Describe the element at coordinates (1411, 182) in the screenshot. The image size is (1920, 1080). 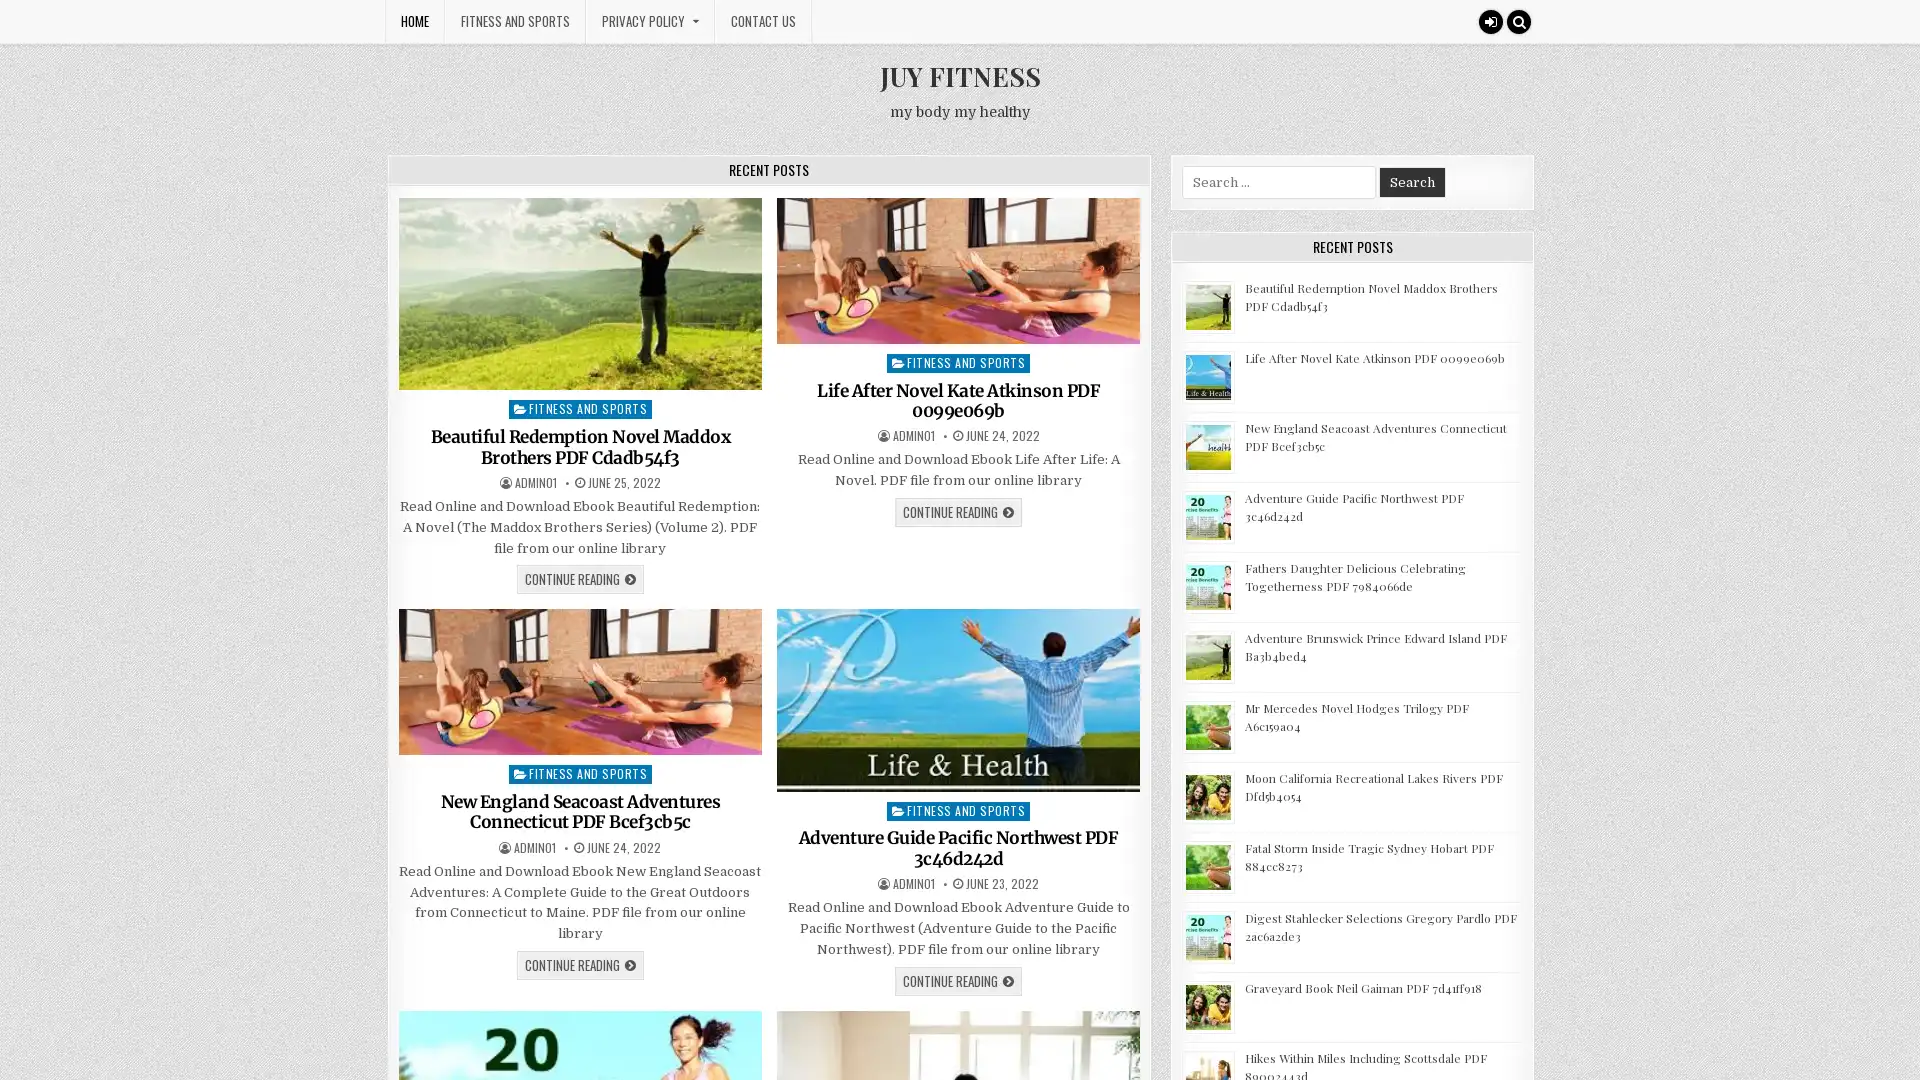
I see `Search` at that location.